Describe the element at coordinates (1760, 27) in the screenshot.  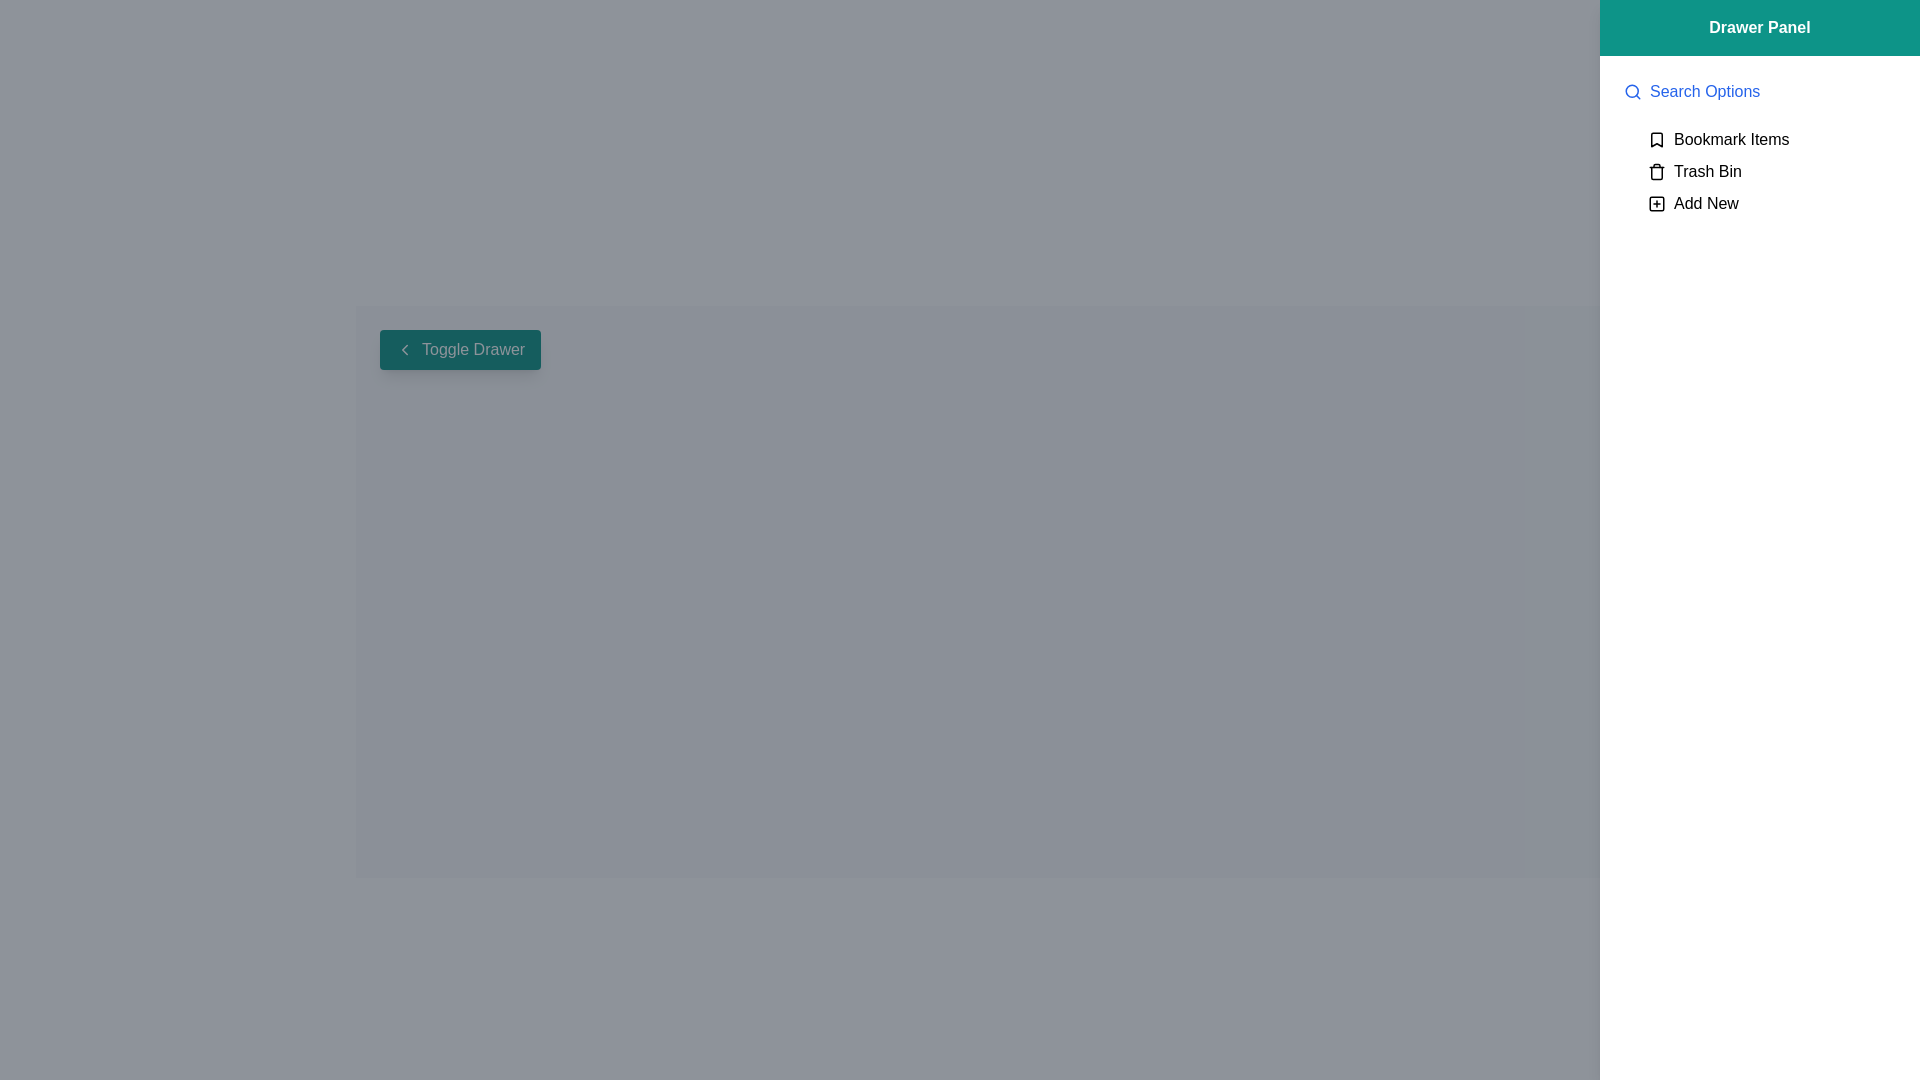
I see `the text label located in the teal header bar at the top-right corner of the interface` at that location.